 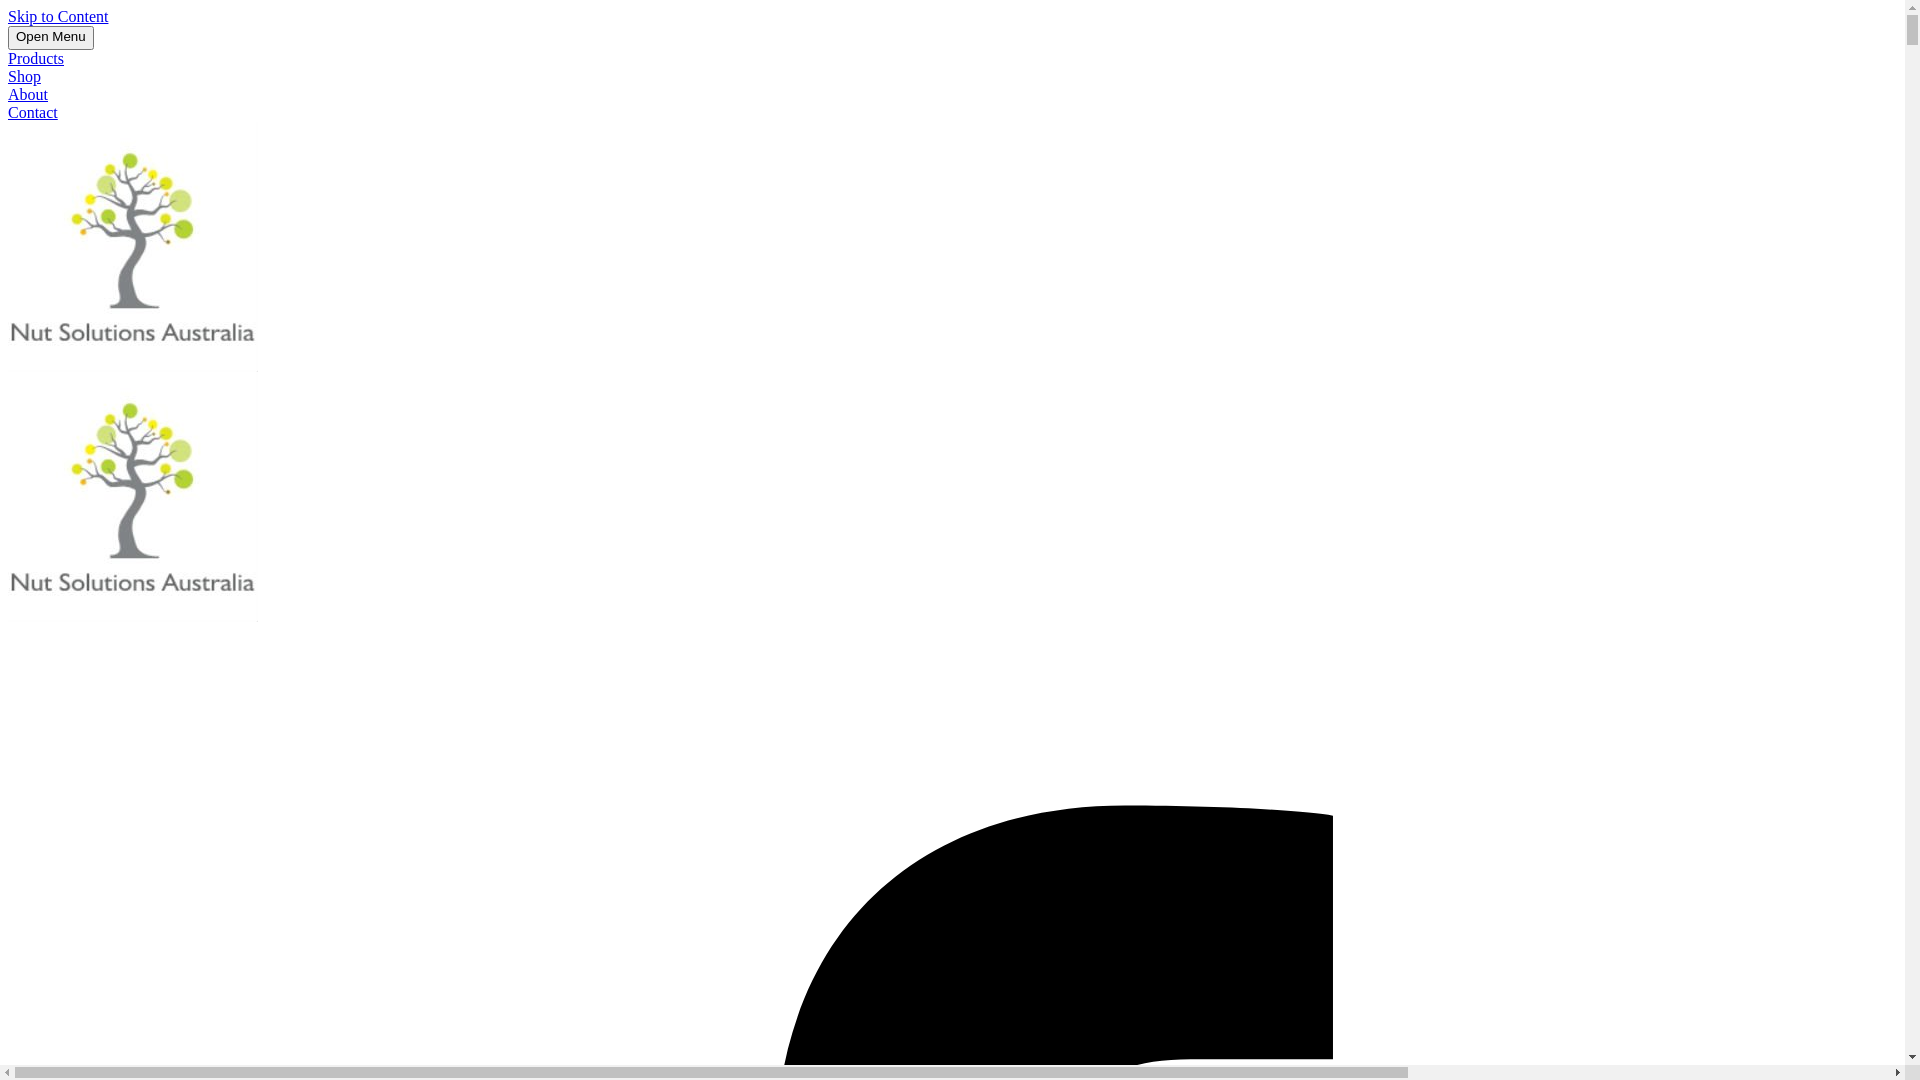 What do you see at coordinates (57, 16) in the screenshot?
I see `'Skip to Content'` at bounding box center [57, 16].